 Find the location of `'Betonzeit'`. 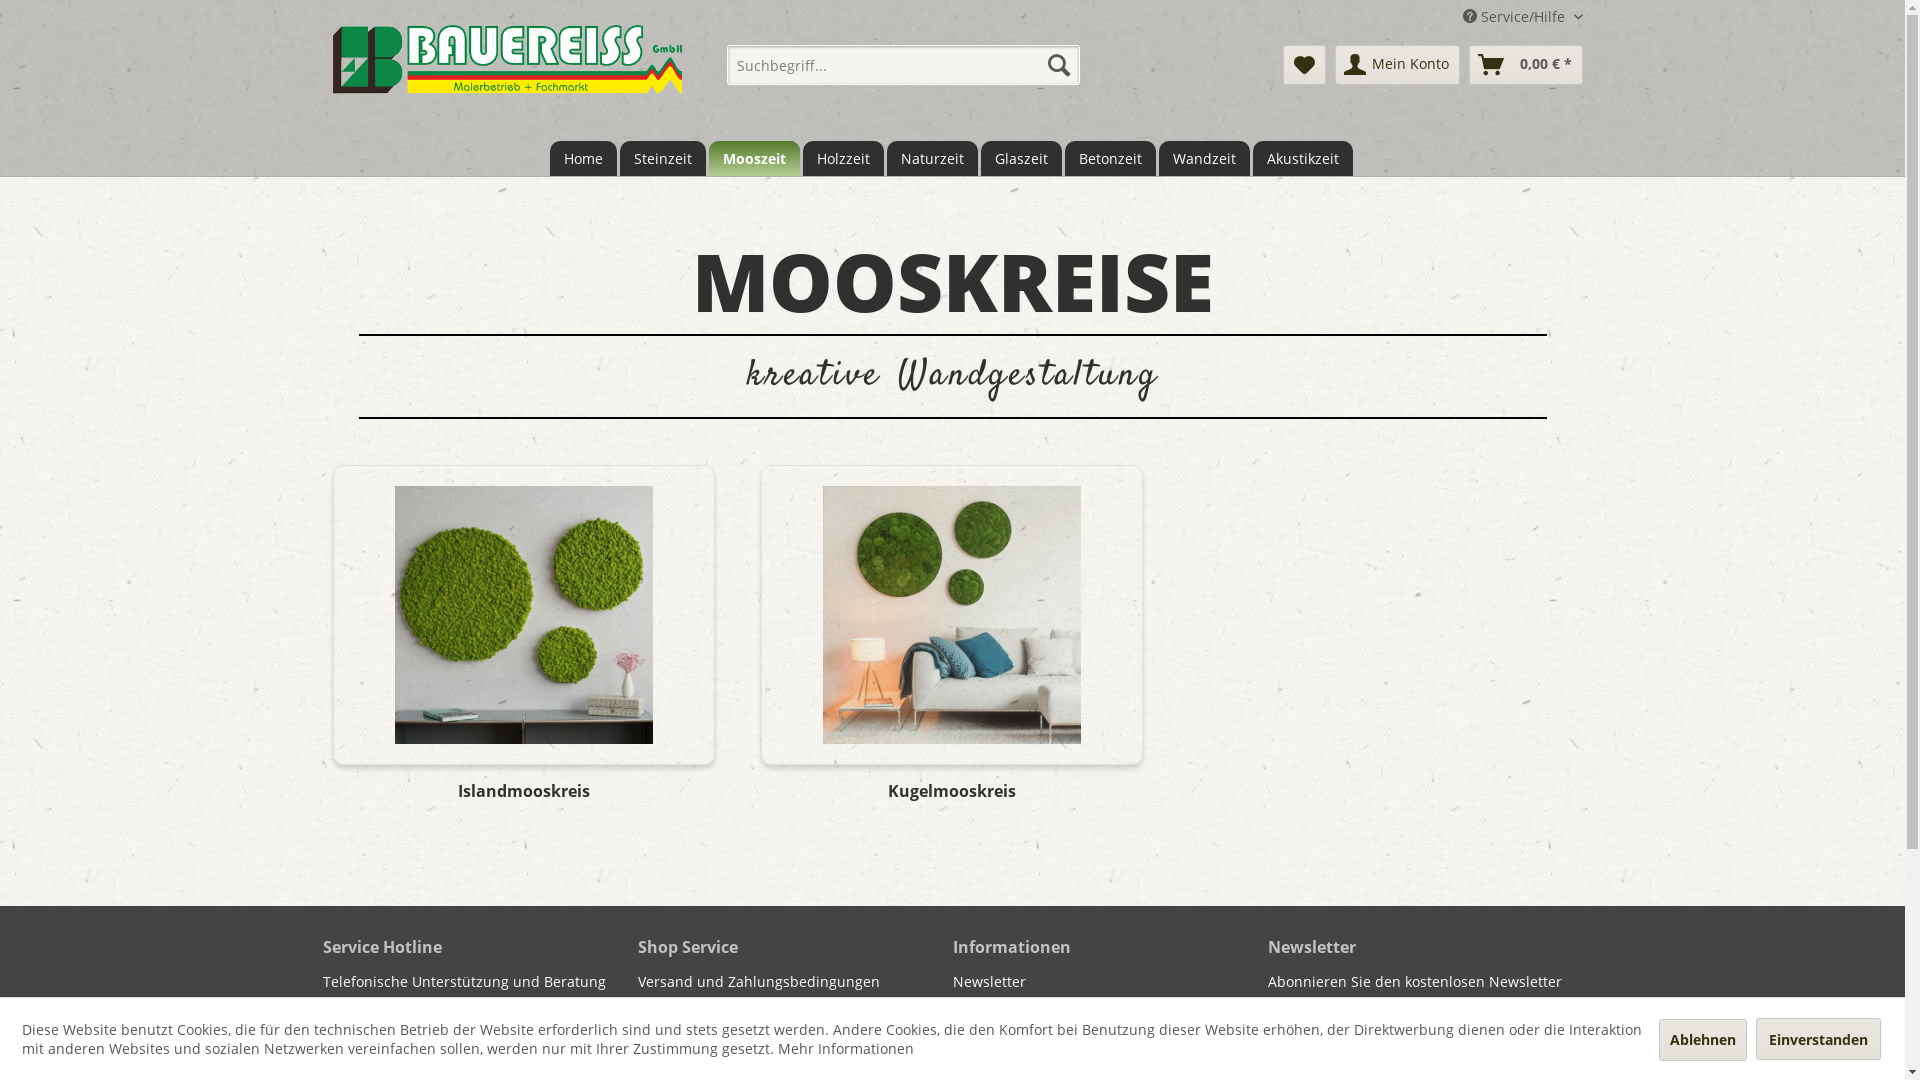

'Betonzeit' is located at coordinates (1063, 157).